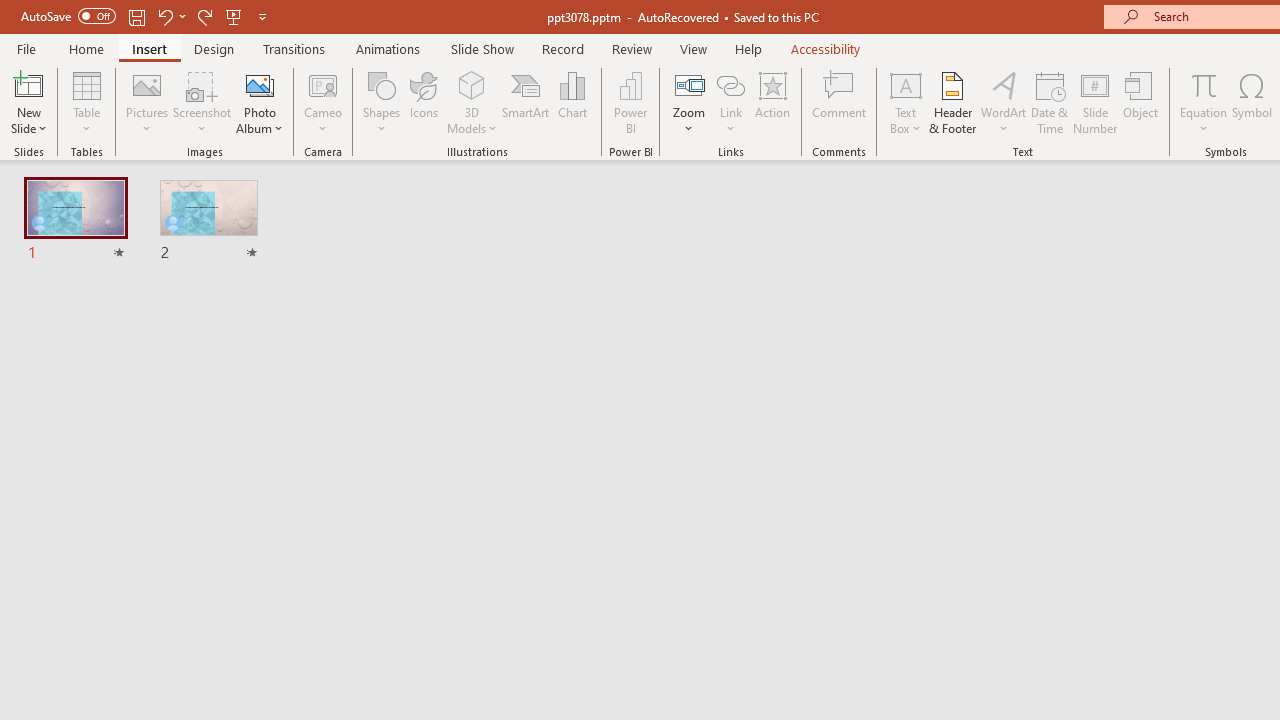 This screenshot has height=720, width=1280. Describe the element at coordinates (258, 103) in the screenshot. I see `'Photo Album...'` at that location.